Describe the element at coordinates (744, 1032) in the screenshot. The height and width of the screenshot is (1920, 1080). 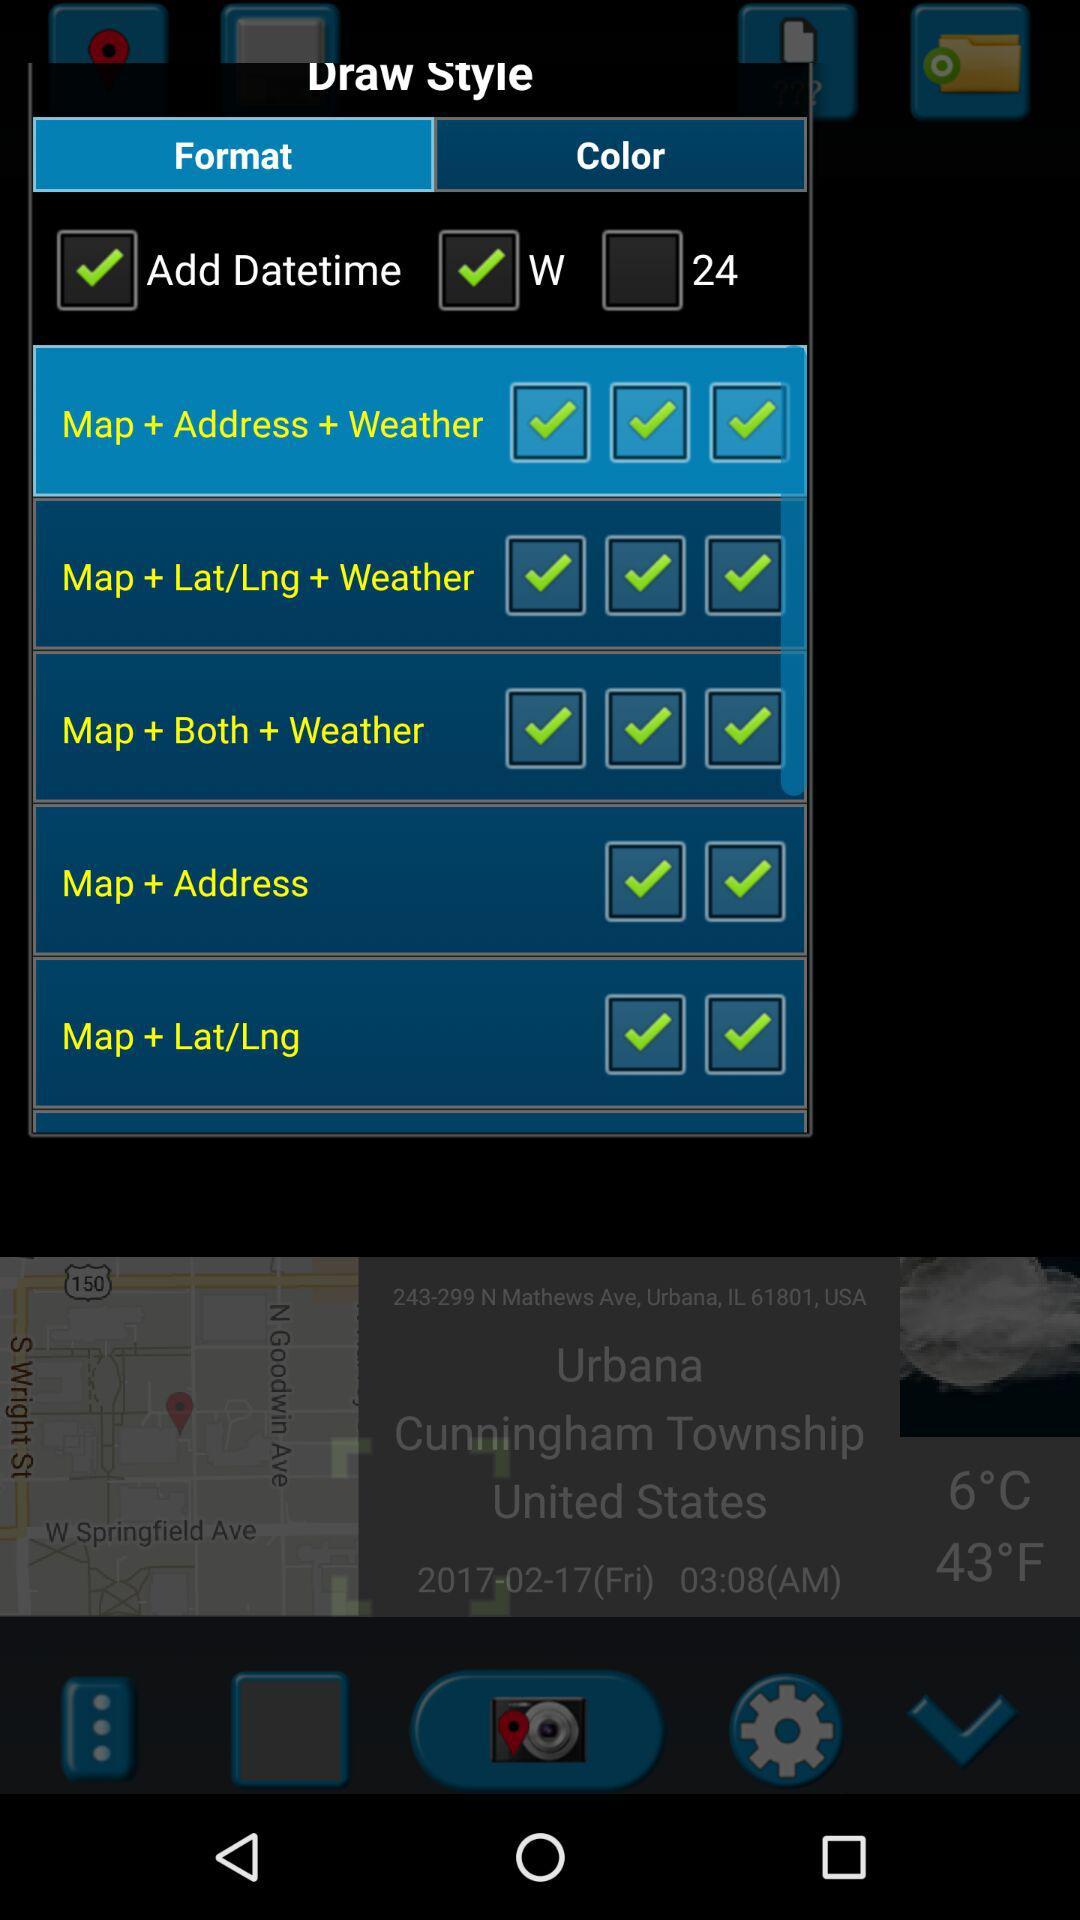
I see `view latitude and longitude` at that location.